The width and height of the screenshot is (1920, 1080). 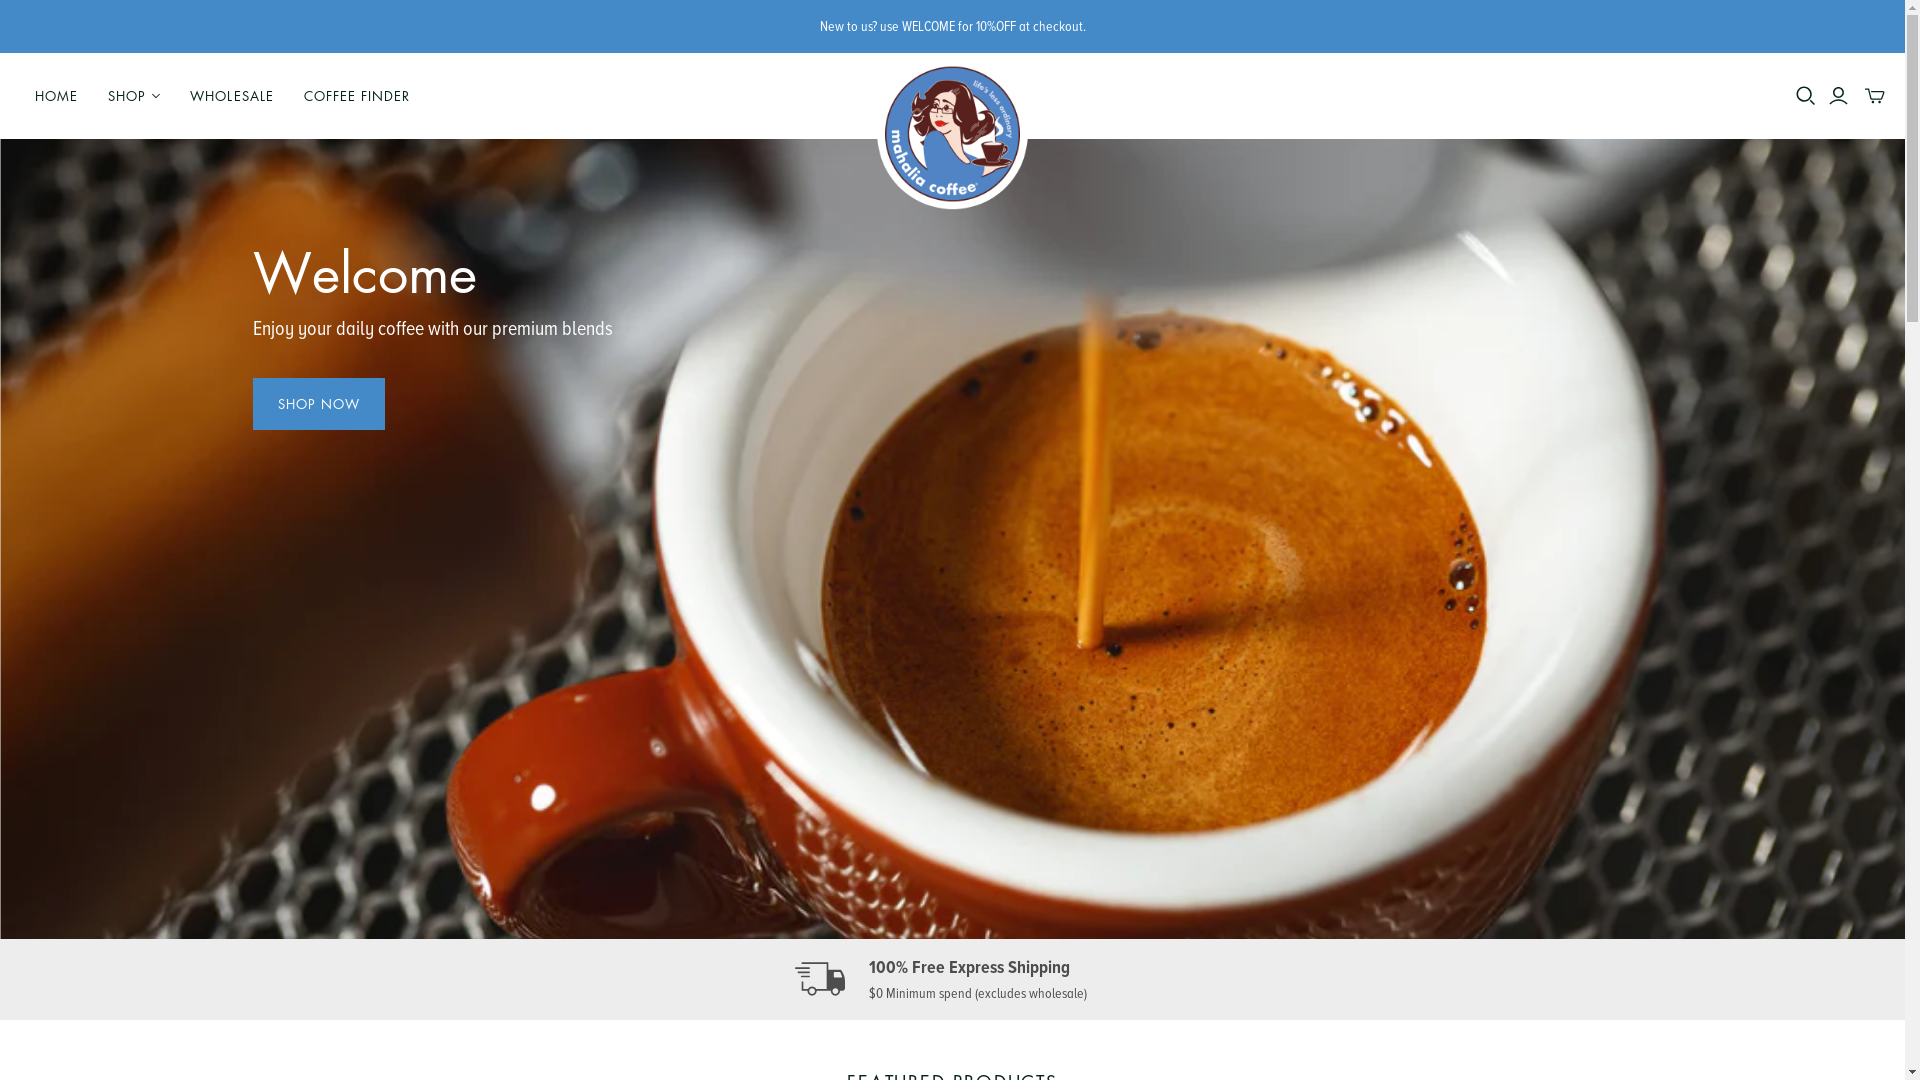 I want to click on 'SHOP', so click(x=91, y=96).